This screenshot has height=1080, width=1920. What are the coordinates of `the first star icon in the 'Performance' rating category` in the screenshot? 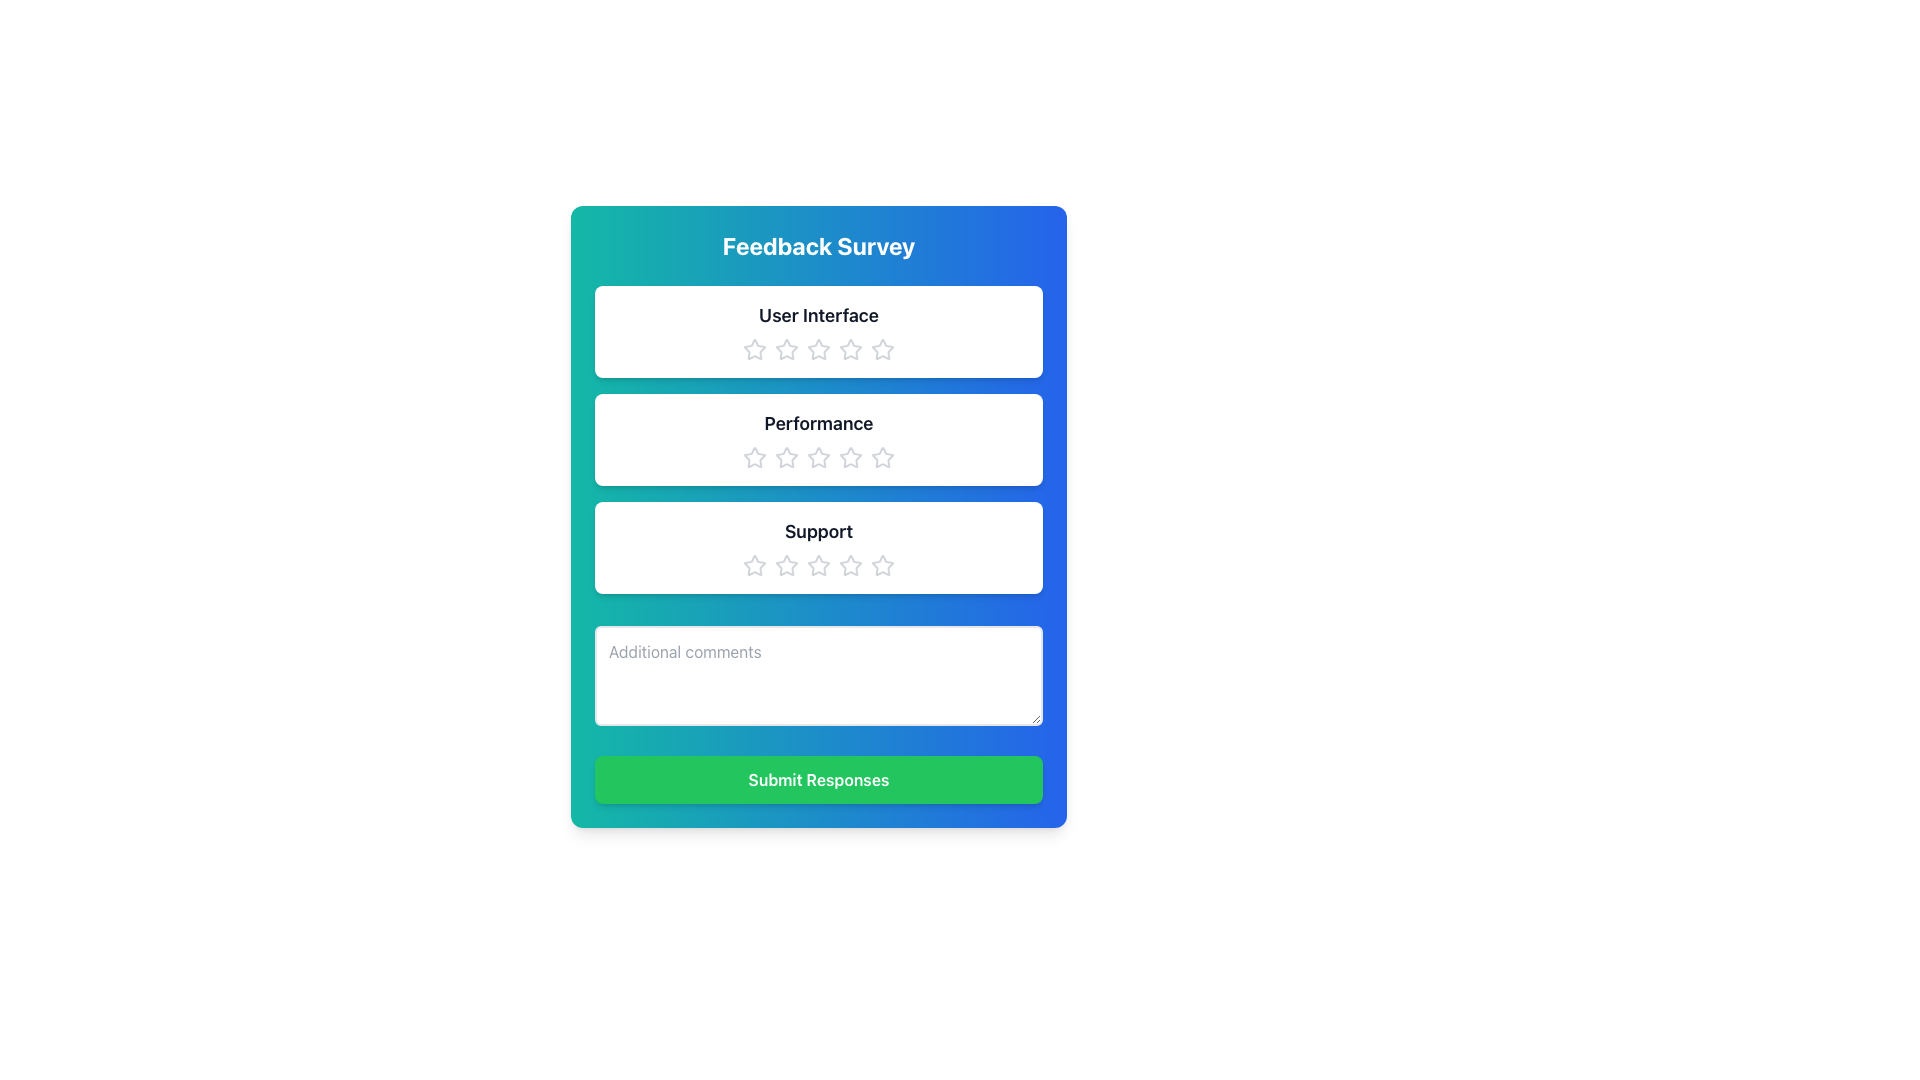 It's located at (753, 457).